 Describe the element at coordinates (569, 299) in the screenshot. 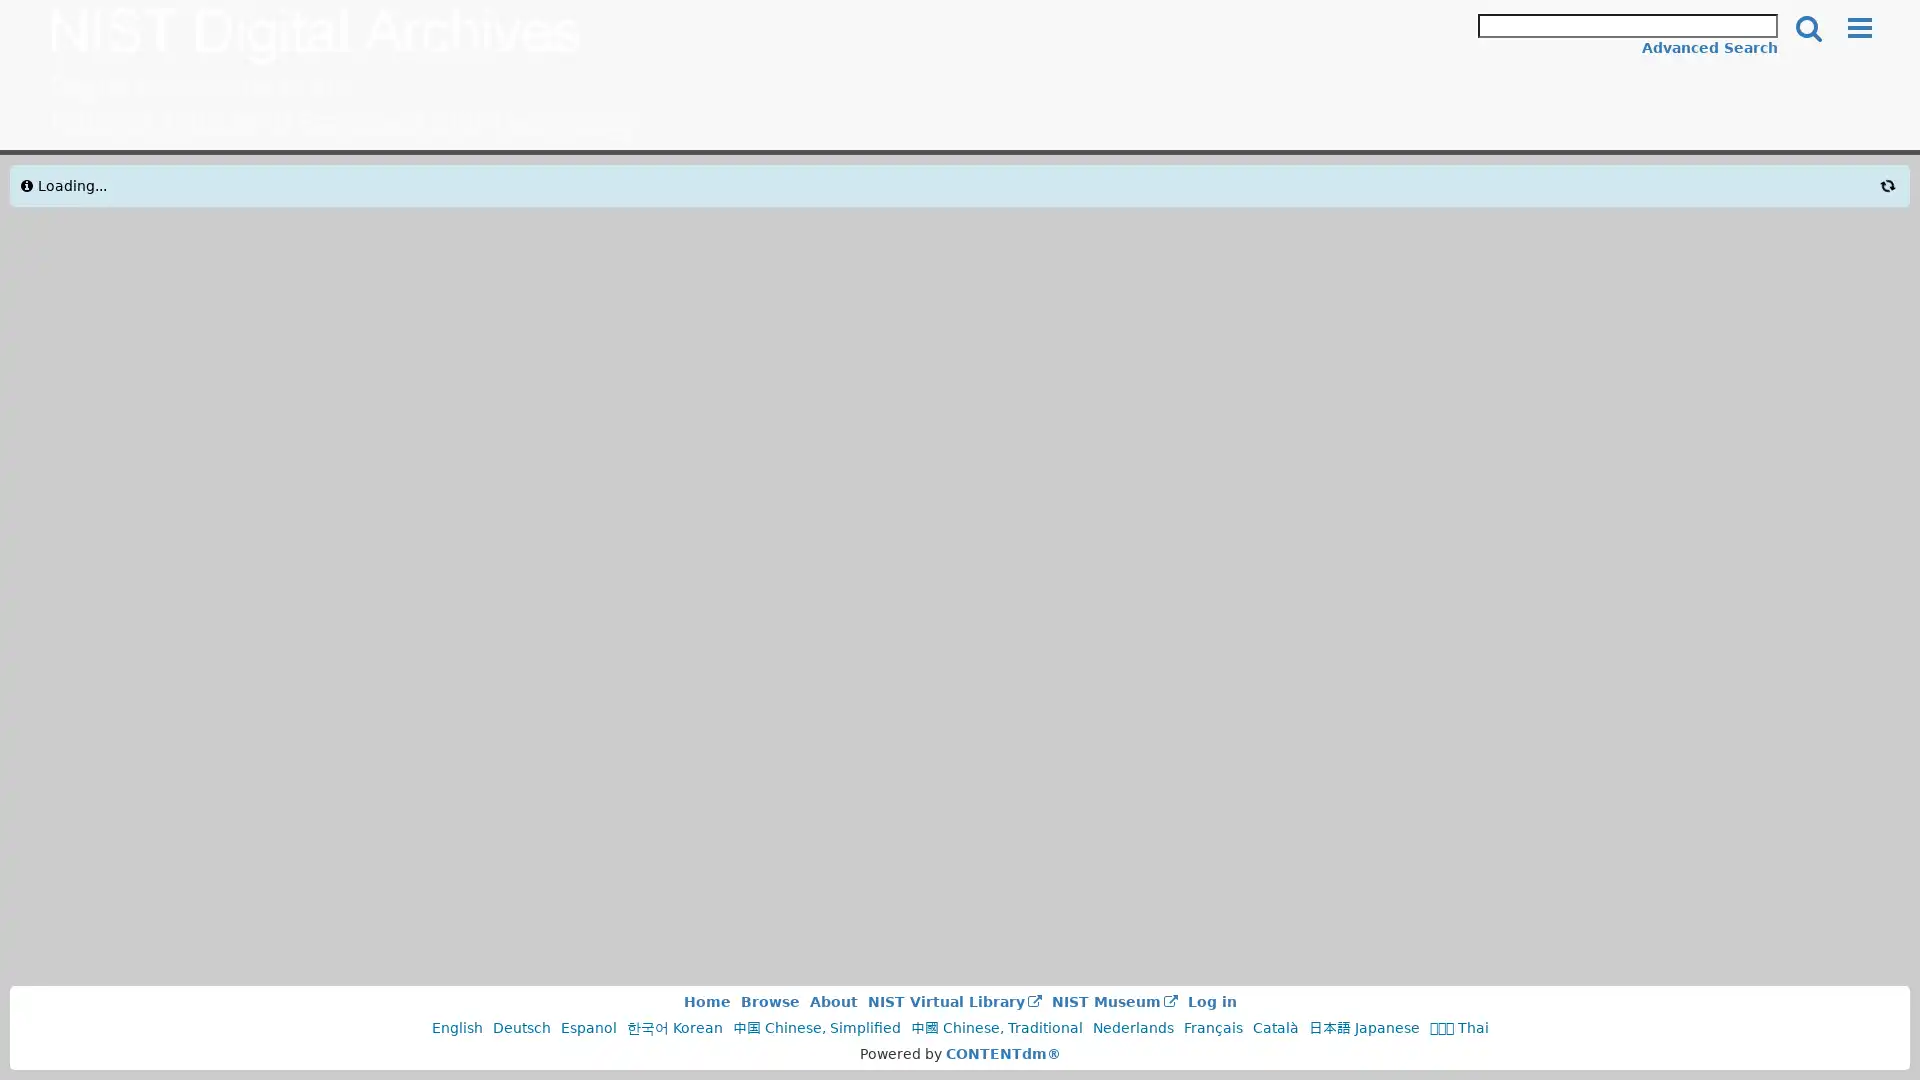

I see `Bulletin` at that location.